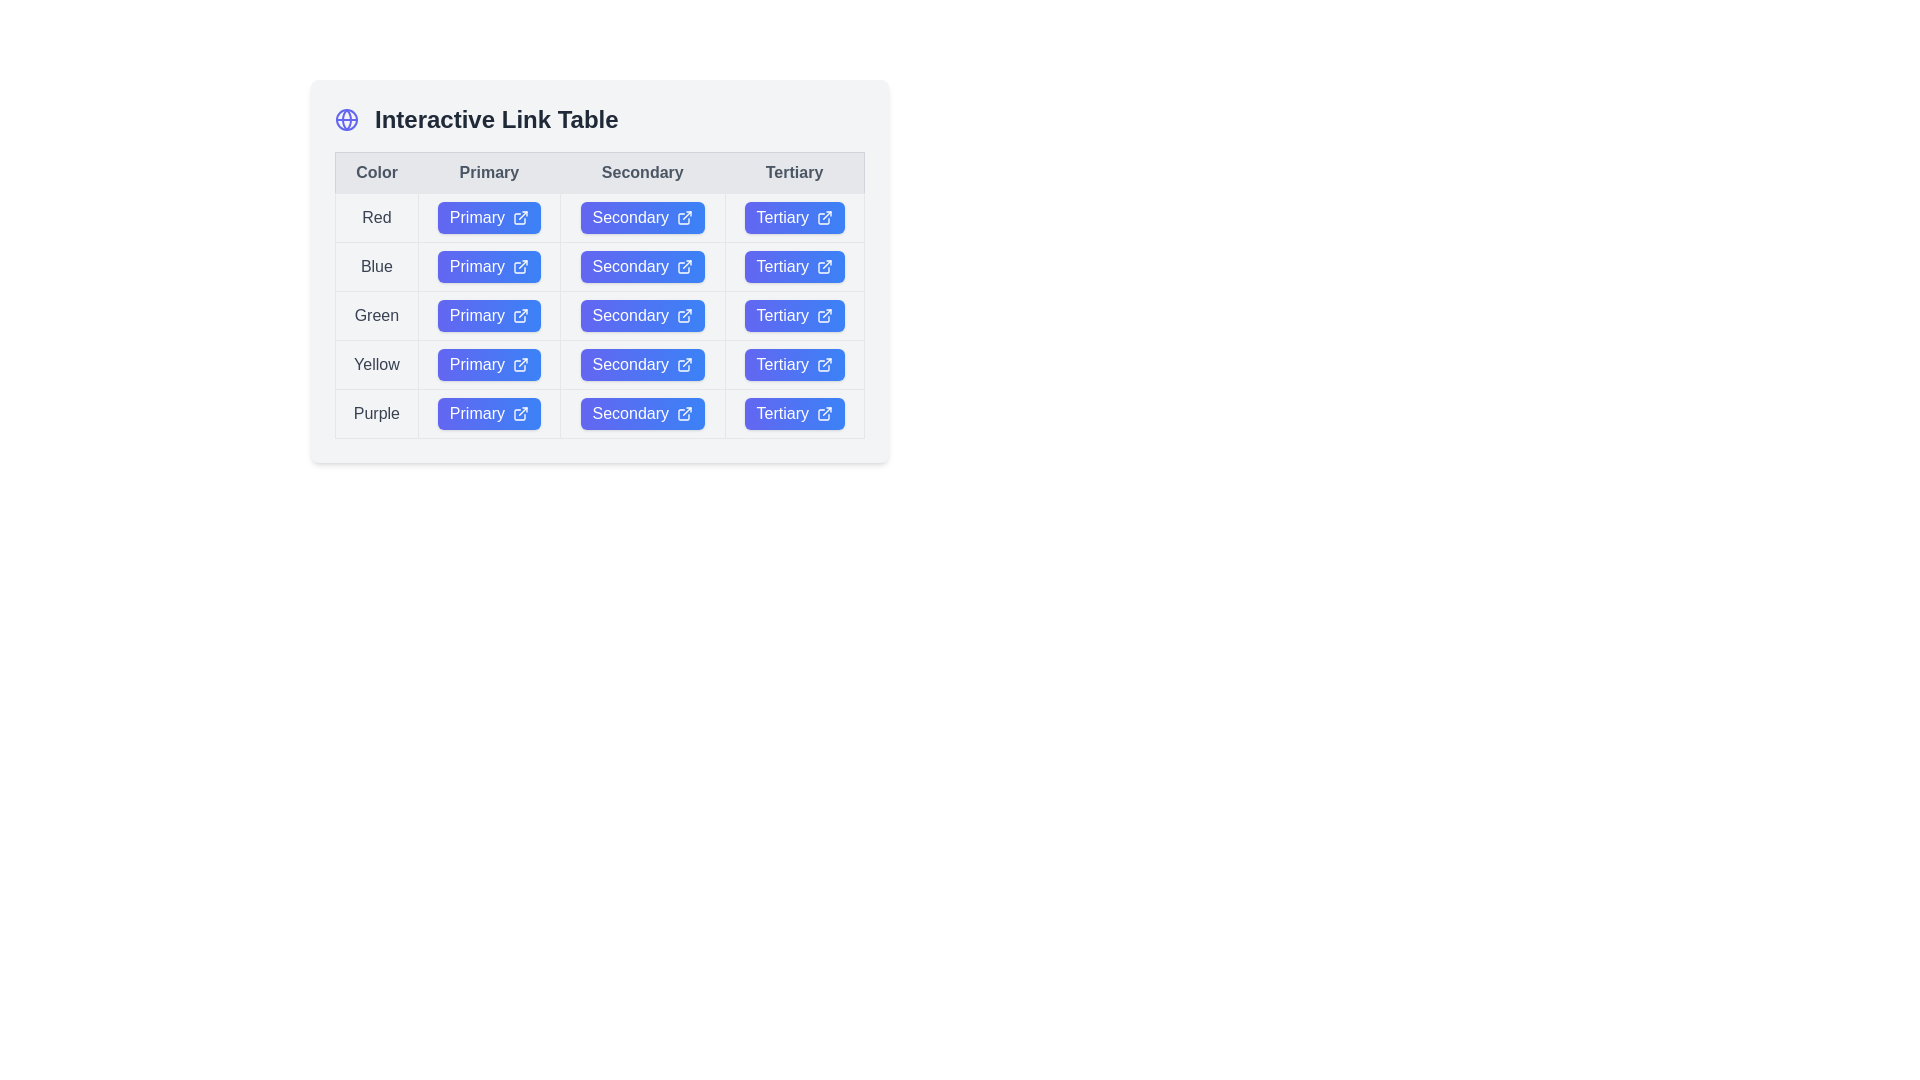 The width and height of the screenshot is (1920, 1080). I want to click on the interactive link button located in the fourth row and second column of the table under the 'Primary' category of the 'Yellow' row, so click(489, 365).